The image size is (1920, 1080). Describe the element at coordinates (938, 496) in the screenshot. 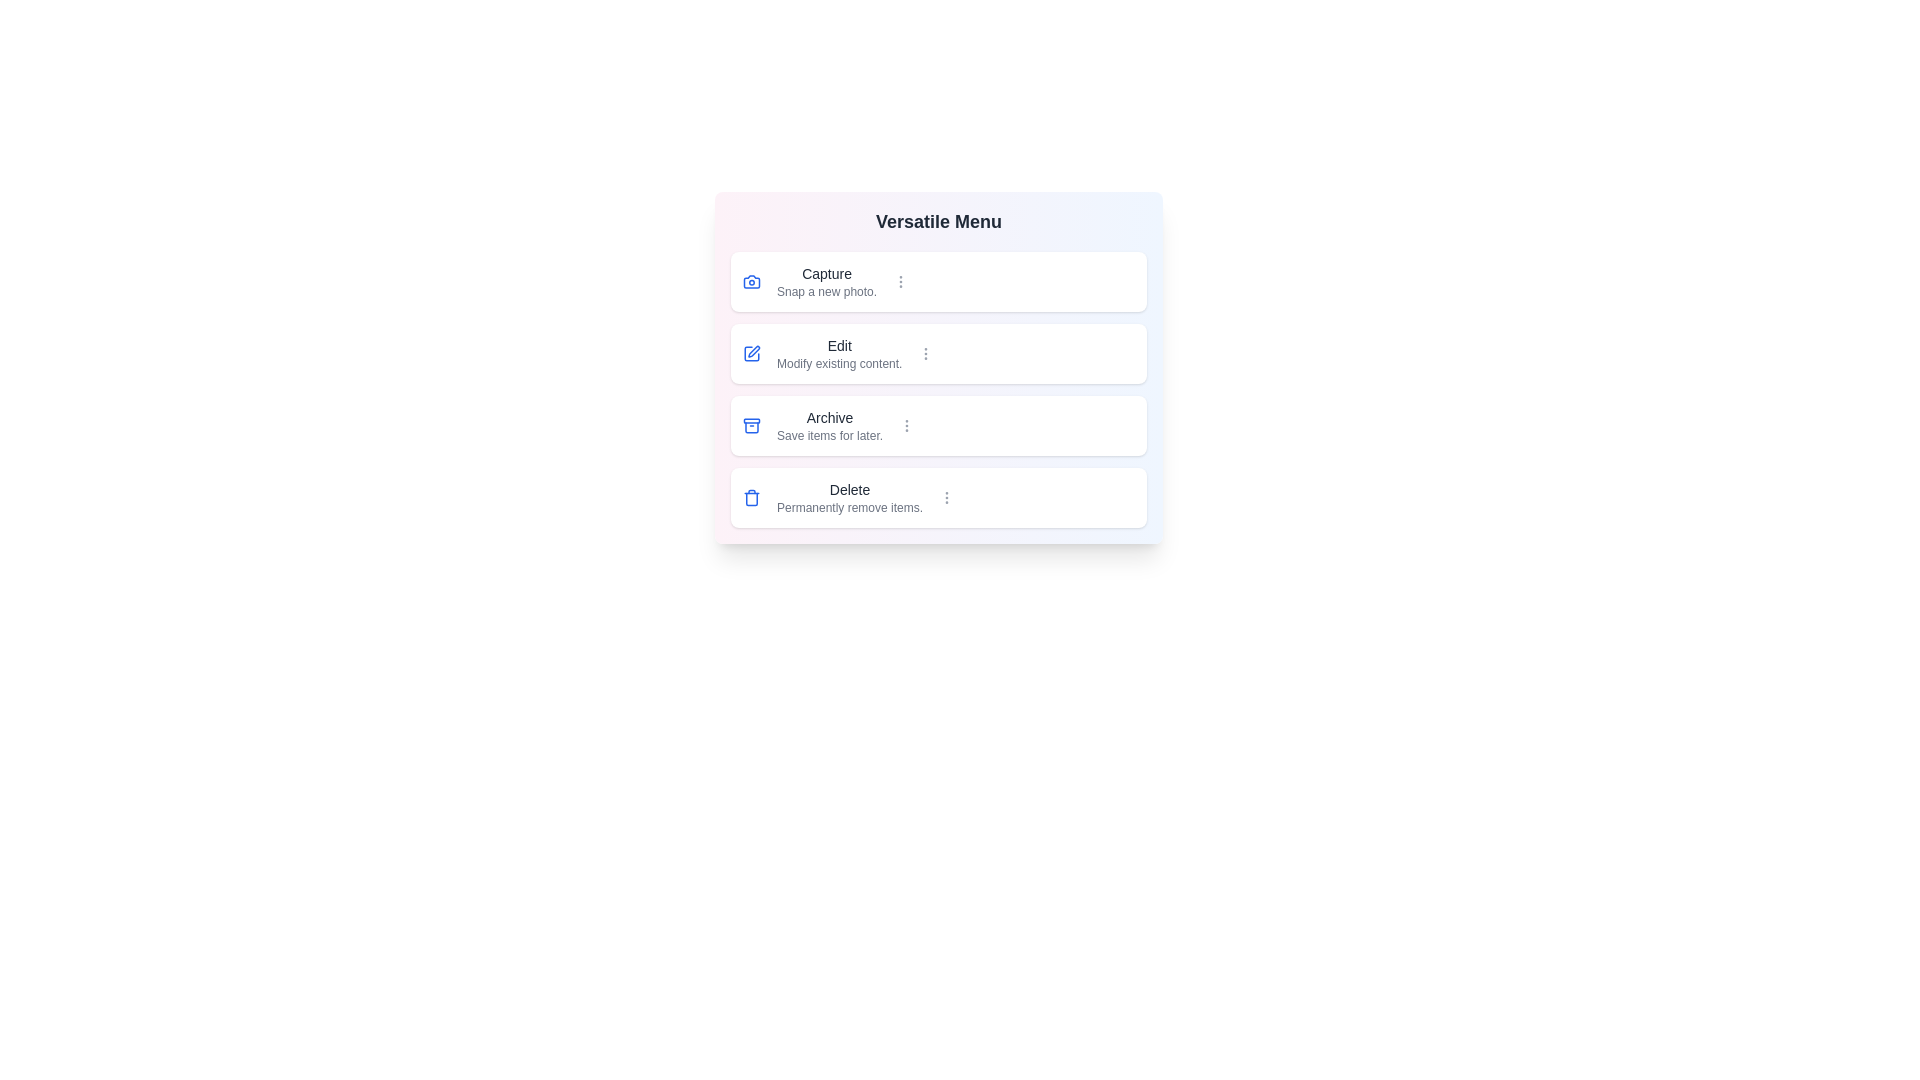

I see `the menu item corresponding to Delete` at that location.